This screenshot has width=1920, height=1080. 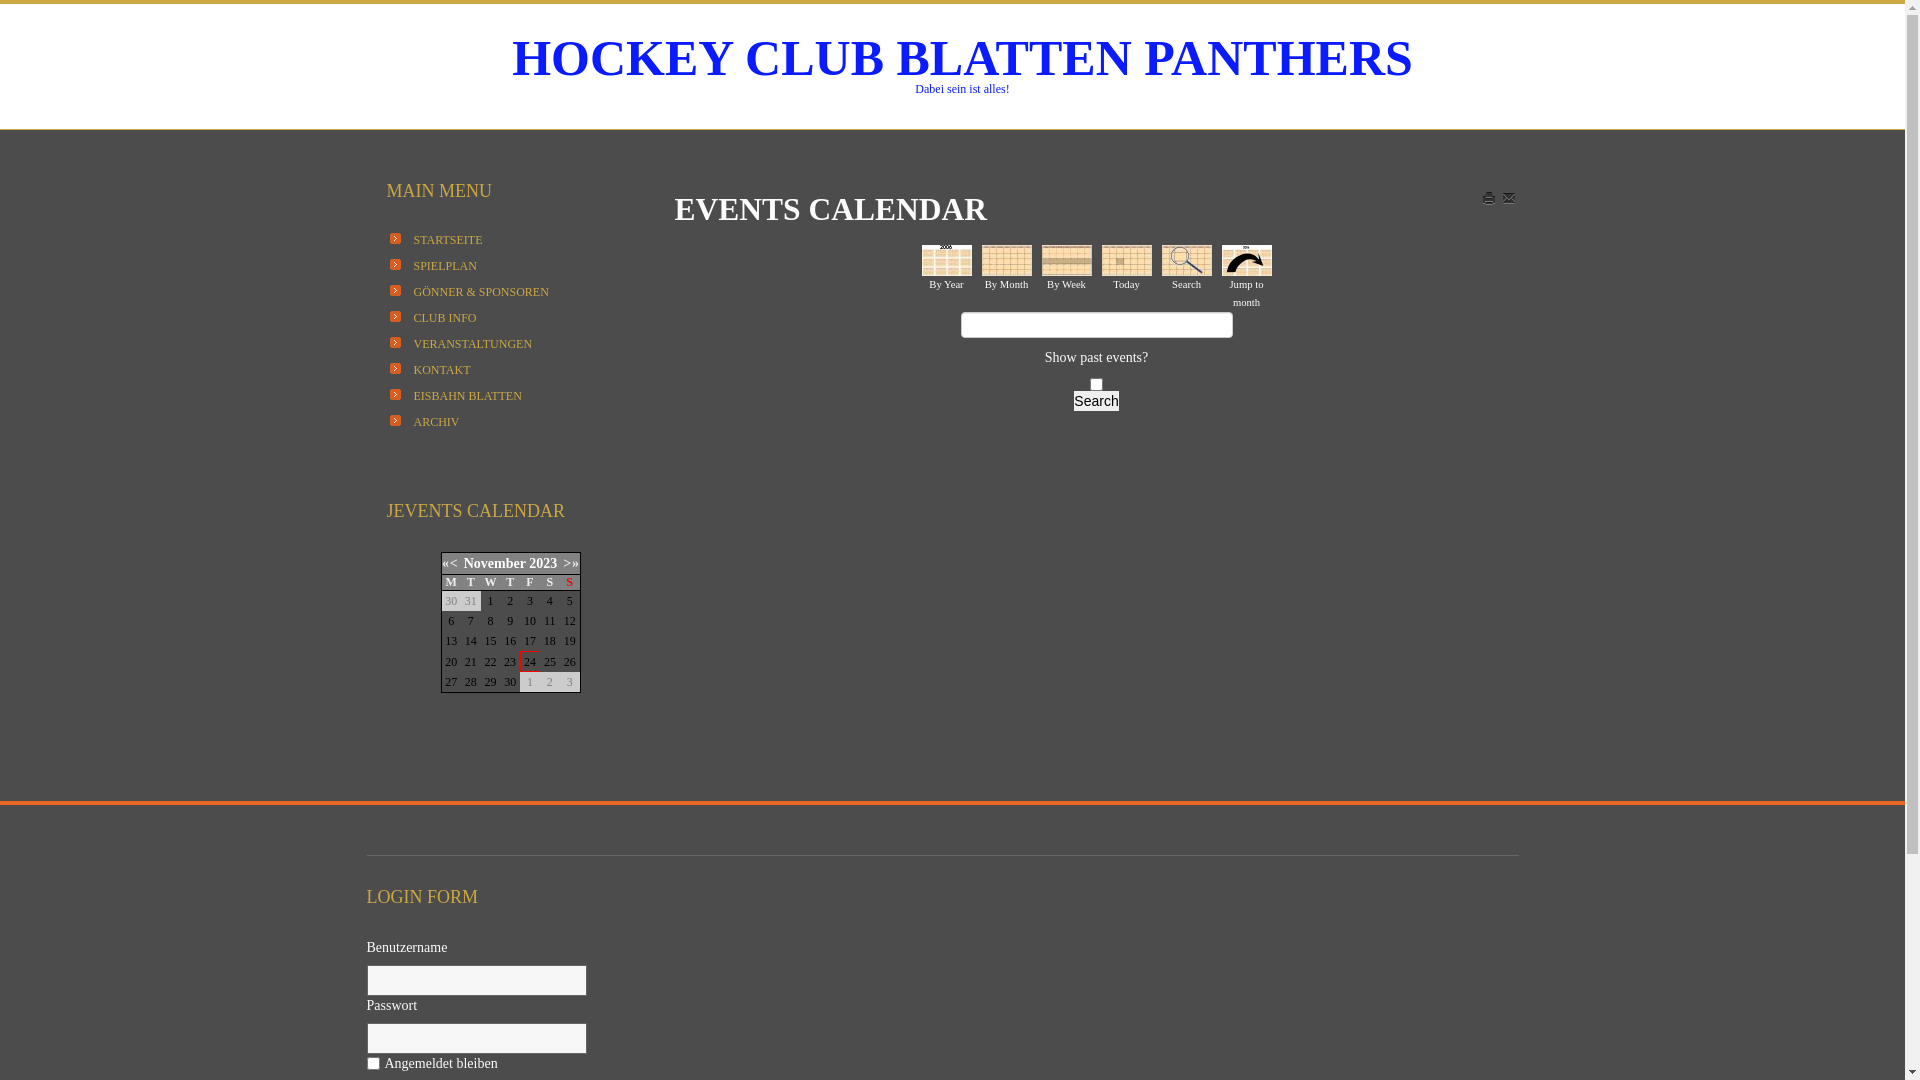 I want to click on '29', so click(x=489, y=681).